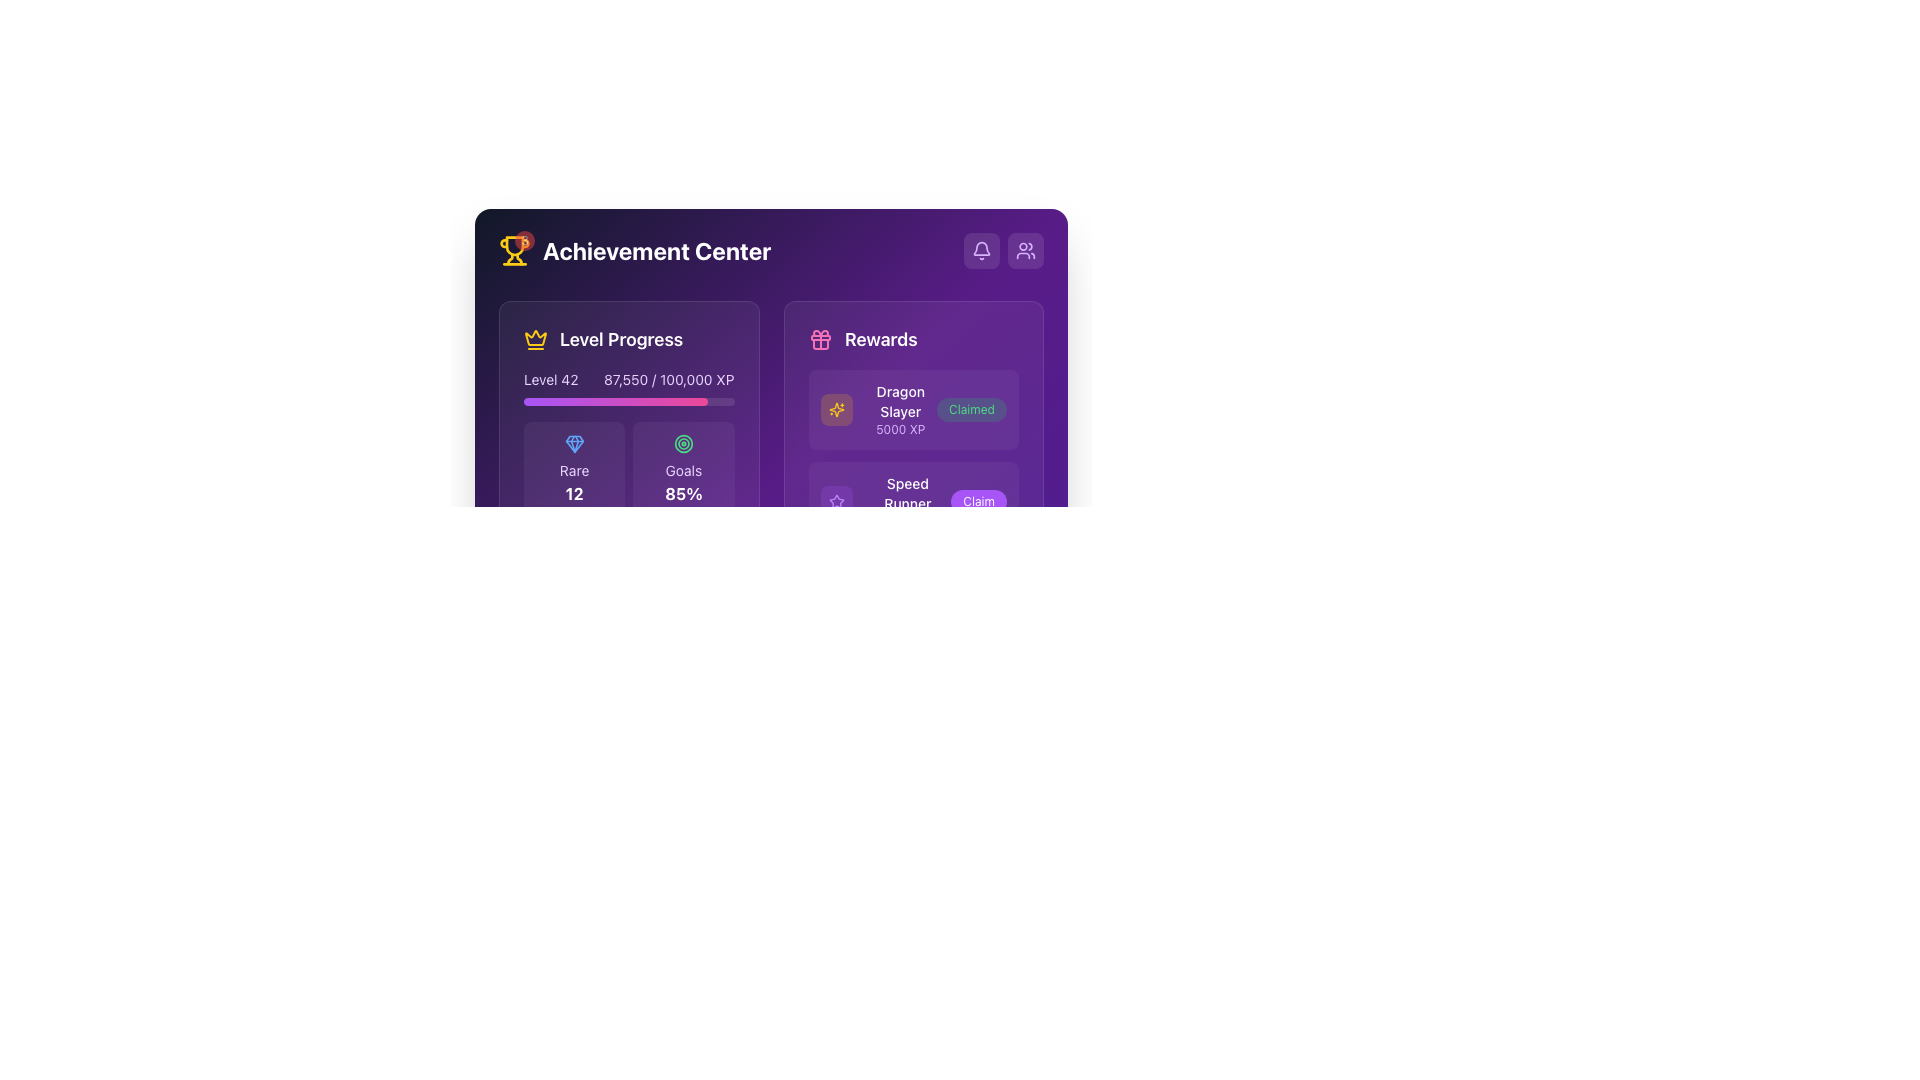 The height and width of the screenshot is (1080, 1920). I want to click on the 'Achievement Center' panel, so click(770, 345).